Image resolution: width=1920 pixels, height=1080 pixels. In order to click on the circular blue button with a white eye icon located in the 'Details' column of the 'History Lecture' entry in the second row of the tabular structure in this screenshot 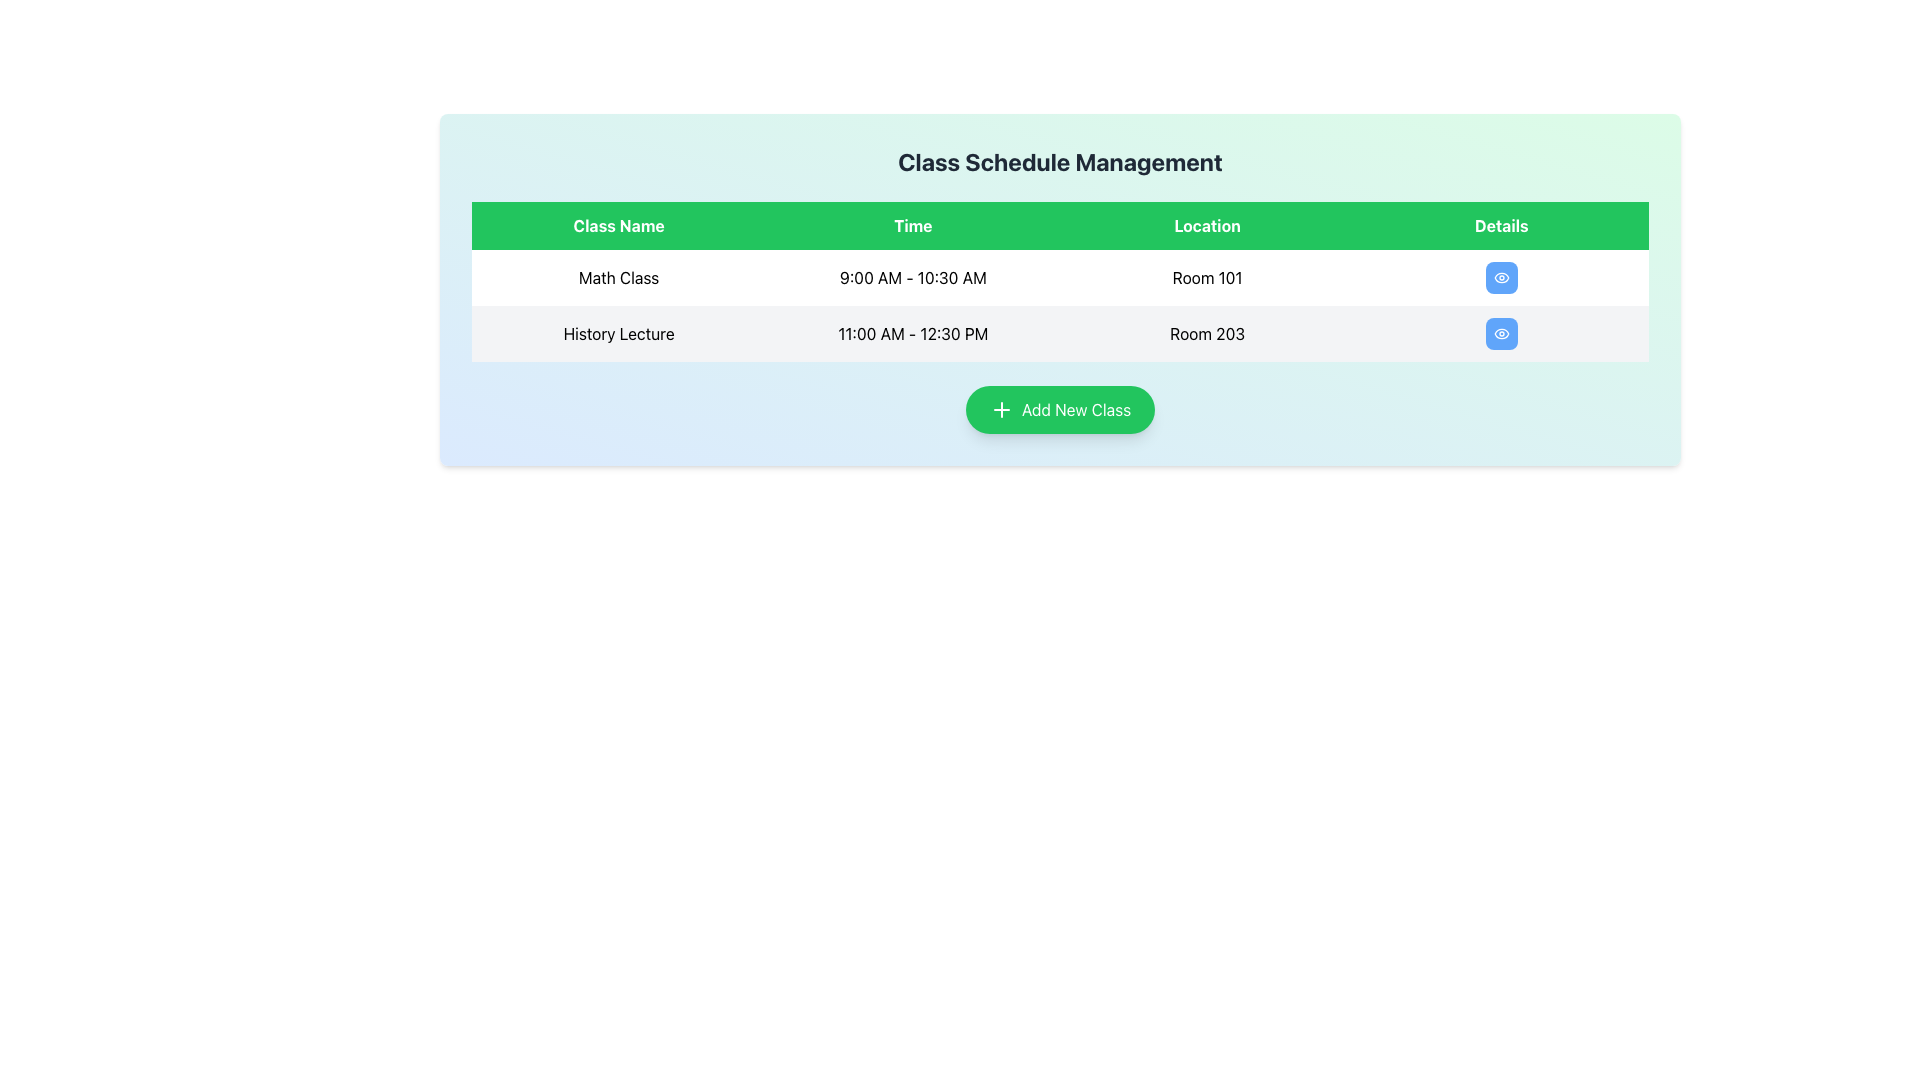, I will do `click(1501, 333)`.